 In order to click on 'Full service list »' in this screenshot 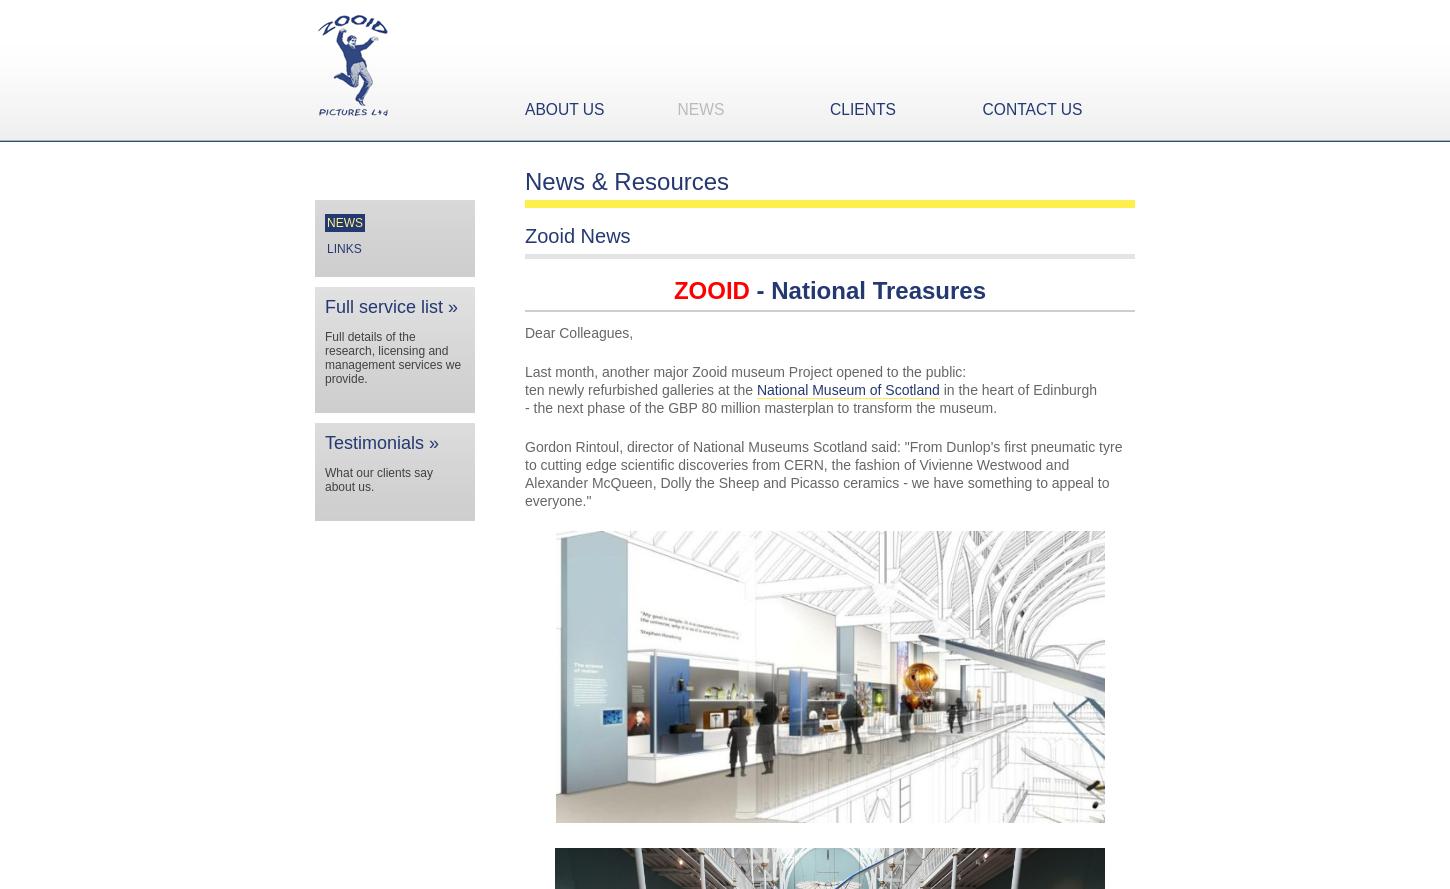, I will do `click(390, 306)`.